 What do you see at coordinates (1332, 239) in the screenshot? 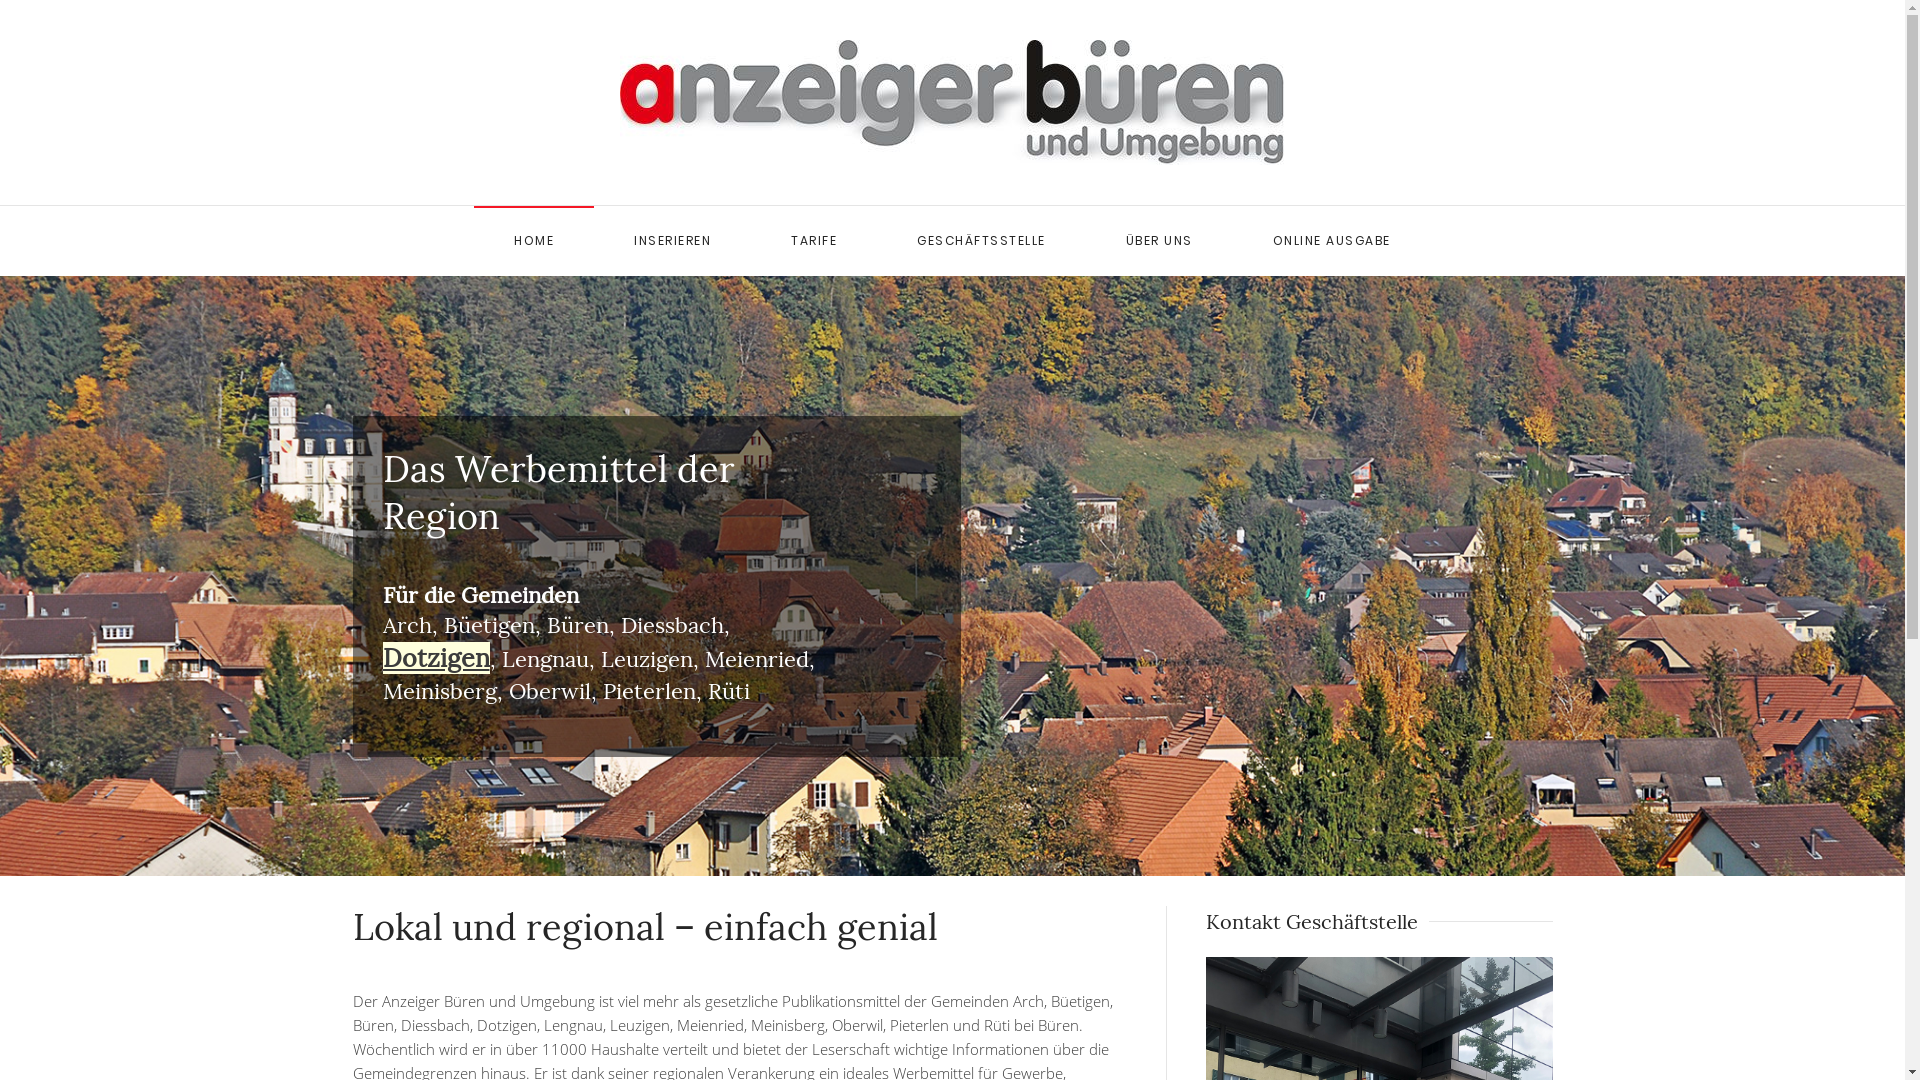
I see `'ONLINE AUSGABE'` at bounding box center [1332, 239].